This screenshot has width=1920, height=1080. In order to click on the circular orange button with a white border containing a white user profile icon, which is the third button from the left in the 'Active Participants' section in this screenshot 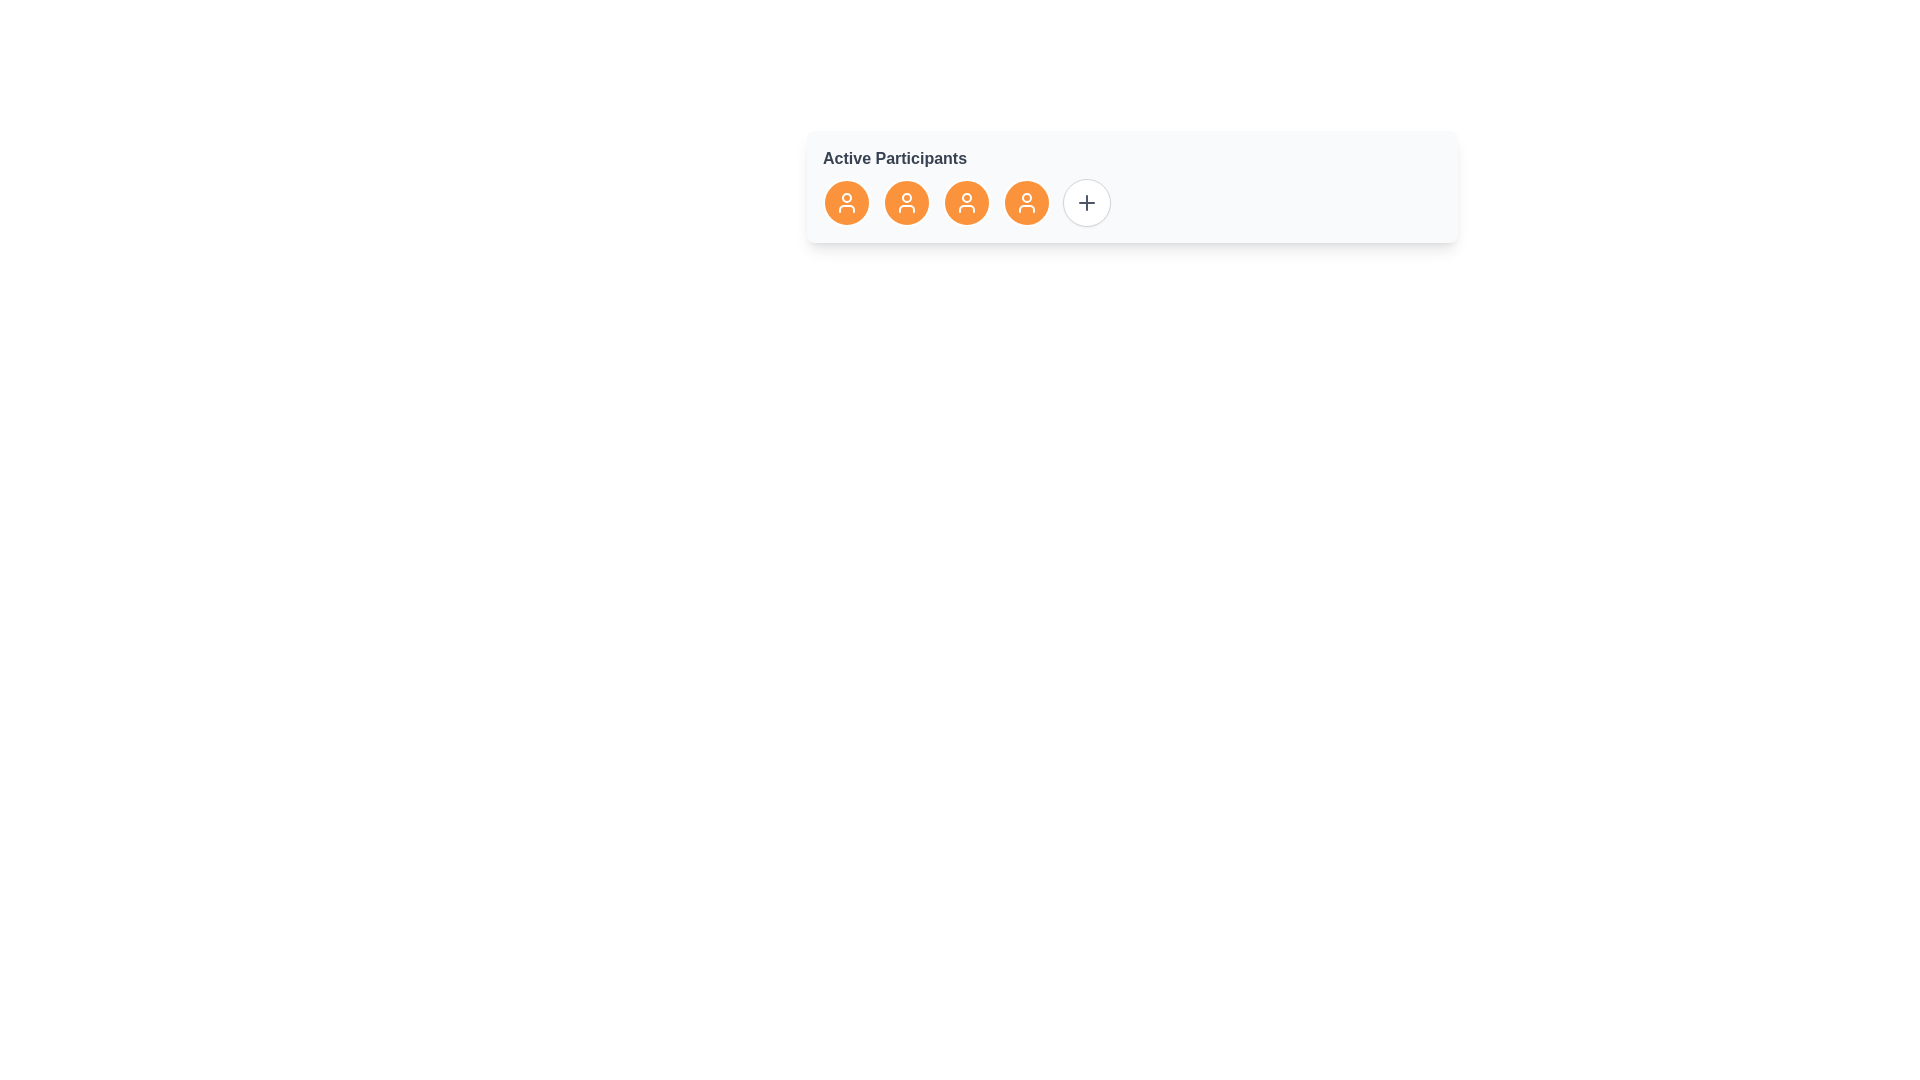, I will do `click(966, 203)`.